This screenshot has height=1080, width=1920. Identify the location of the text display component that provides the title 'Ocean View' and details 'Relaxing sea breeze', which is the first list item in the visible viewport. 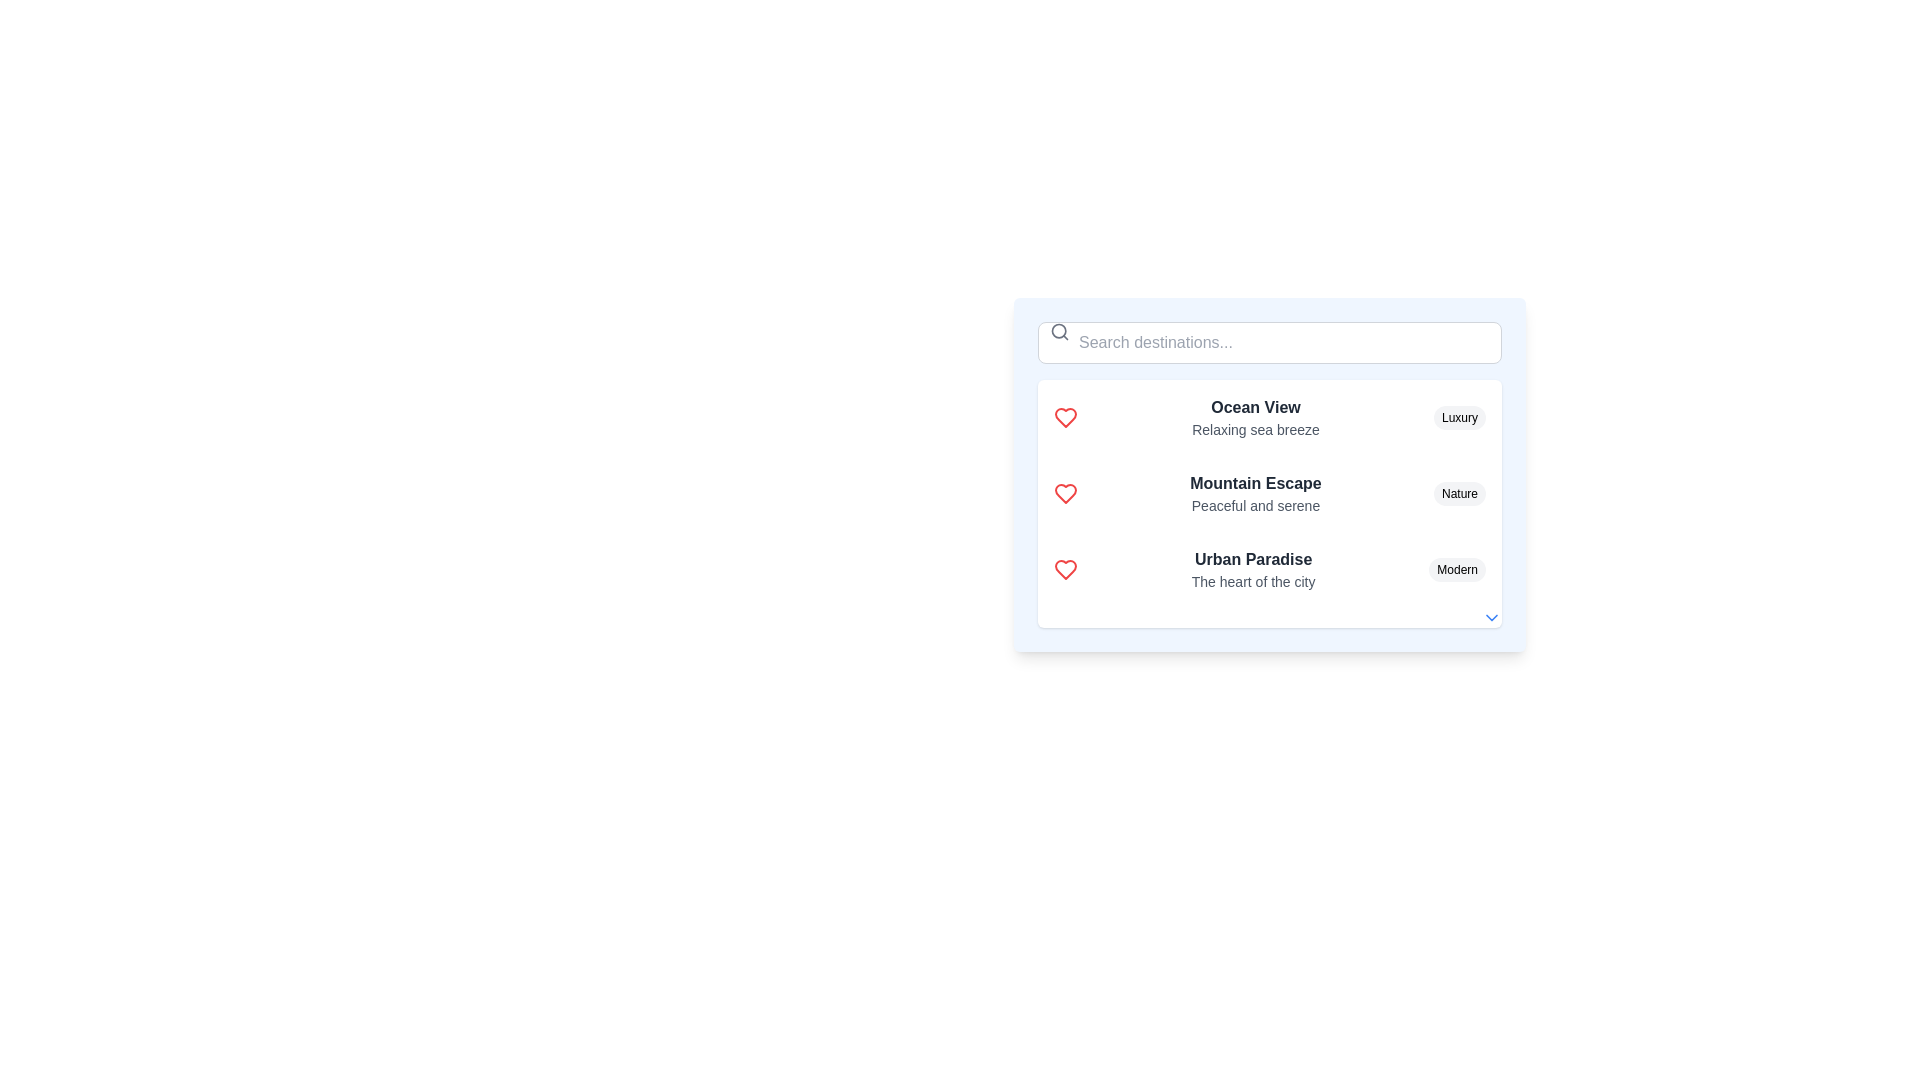
(1255, 416).